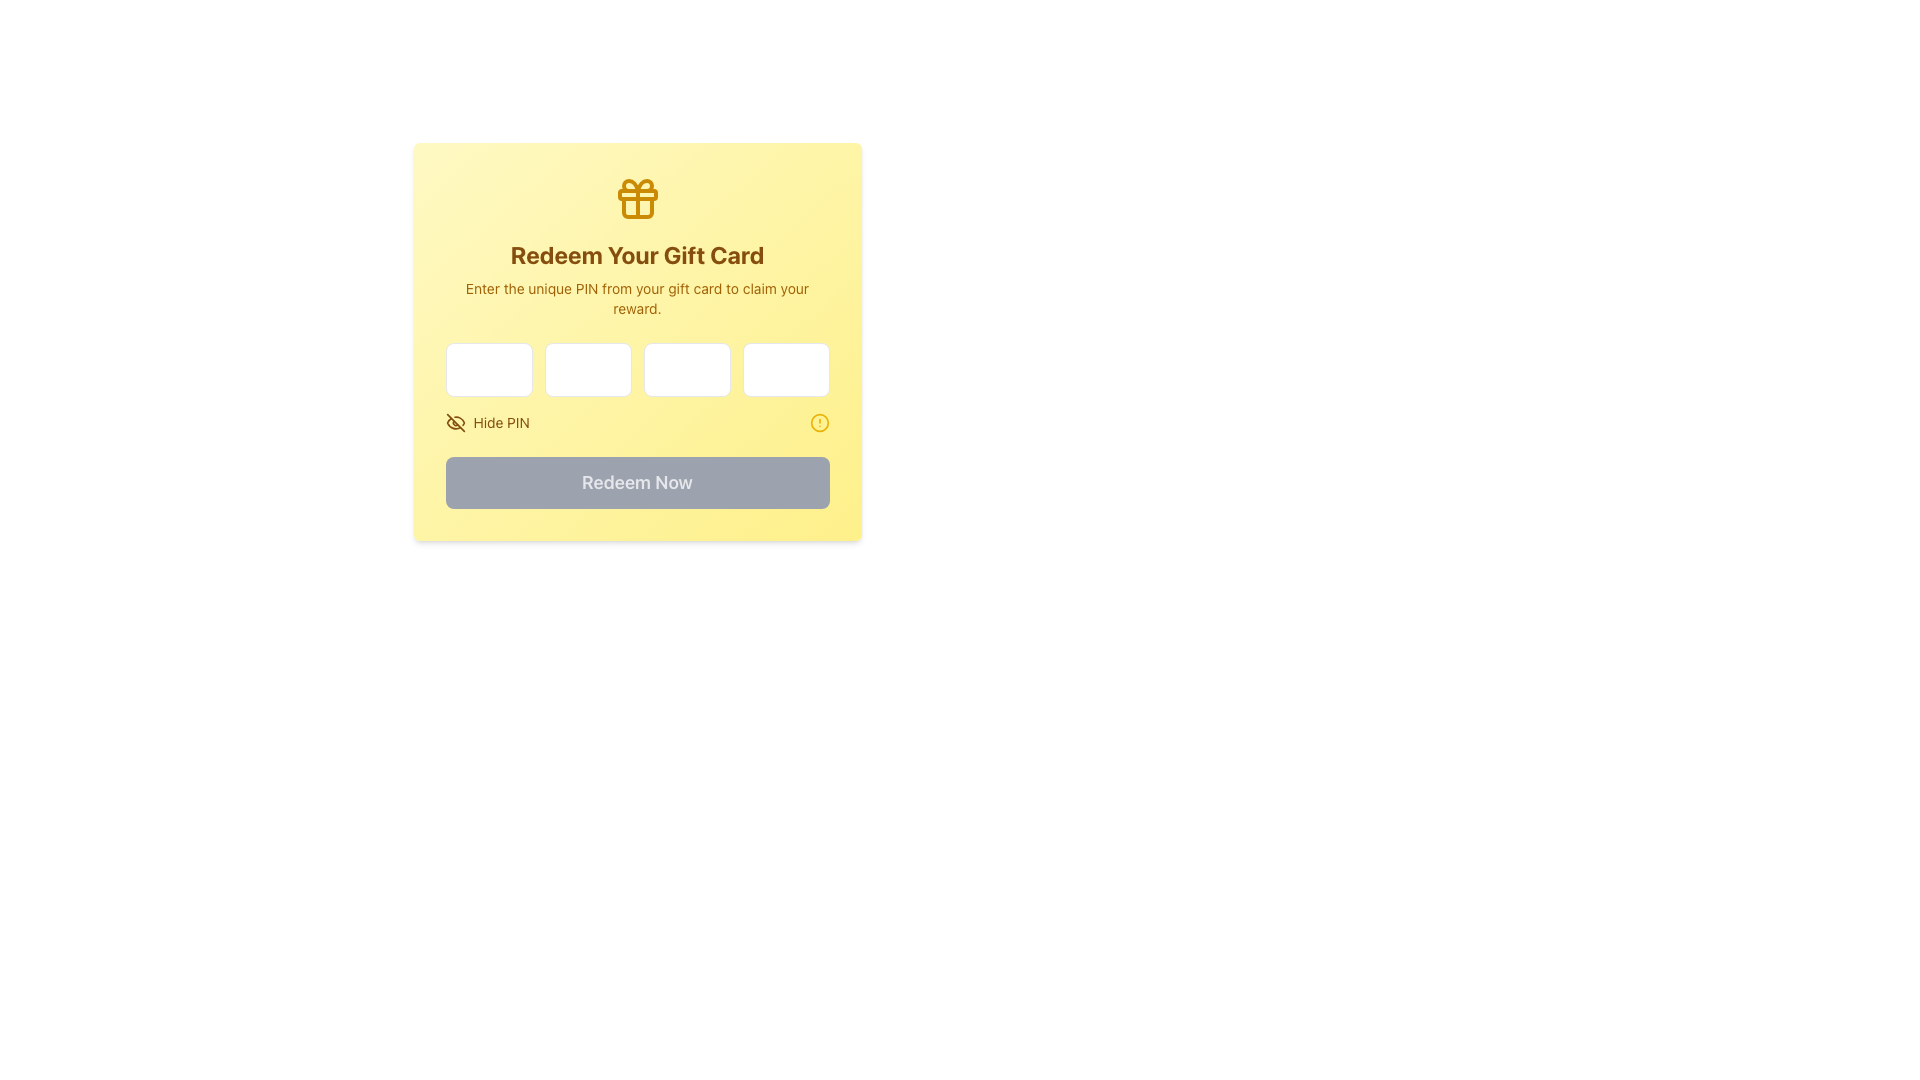 This screenshot has width=1920, height=1080. Describe the element at coordinates (454, 422) in the screenshot. I see `the crossed-out eye icon located to the left of the 'Hide PIN' label` at that location.